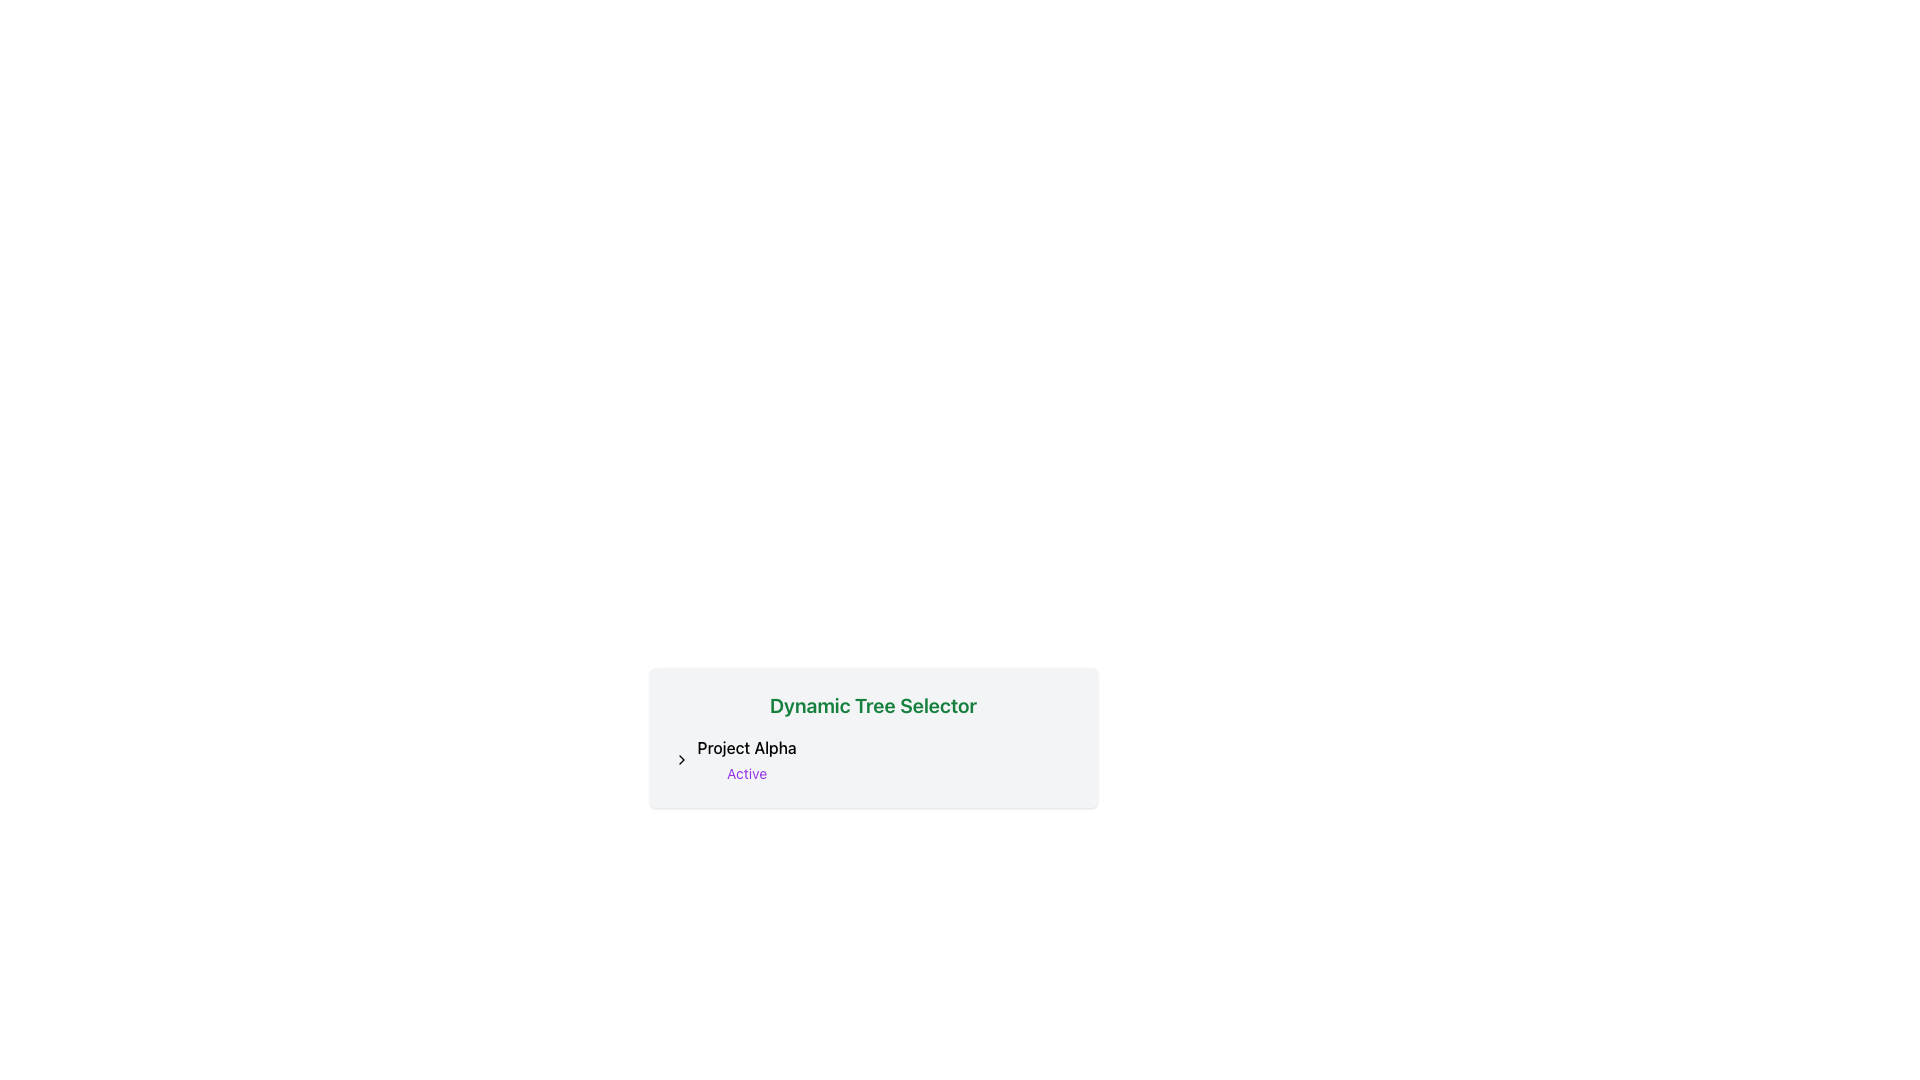  What do you see at coordinates (746, 759) in the screenshot?
I see `the label representing 'Project Alpha' with status 'Active' in the Dynamic Tree Selector` at bounding box center [746, 759].